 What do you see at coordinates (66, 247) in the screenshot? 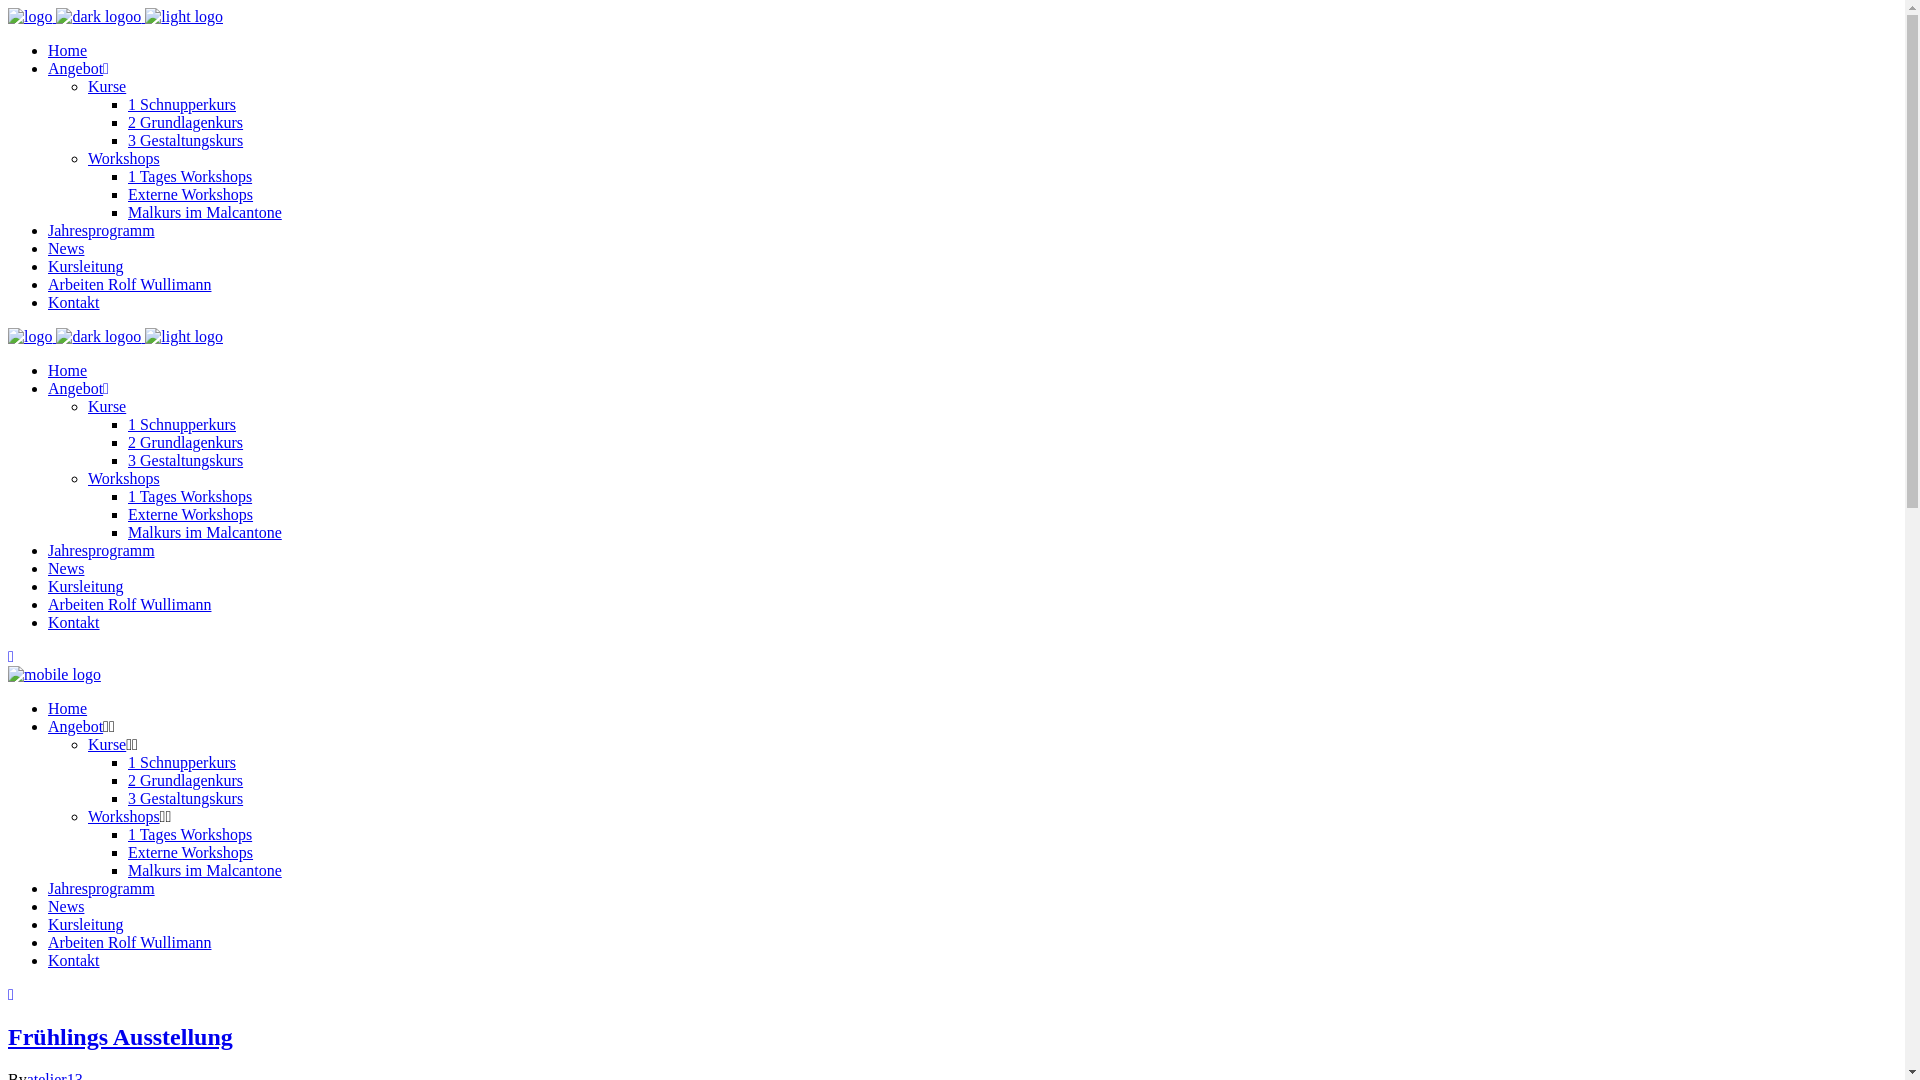
I see `'News'` at bounding box center [66, 247].